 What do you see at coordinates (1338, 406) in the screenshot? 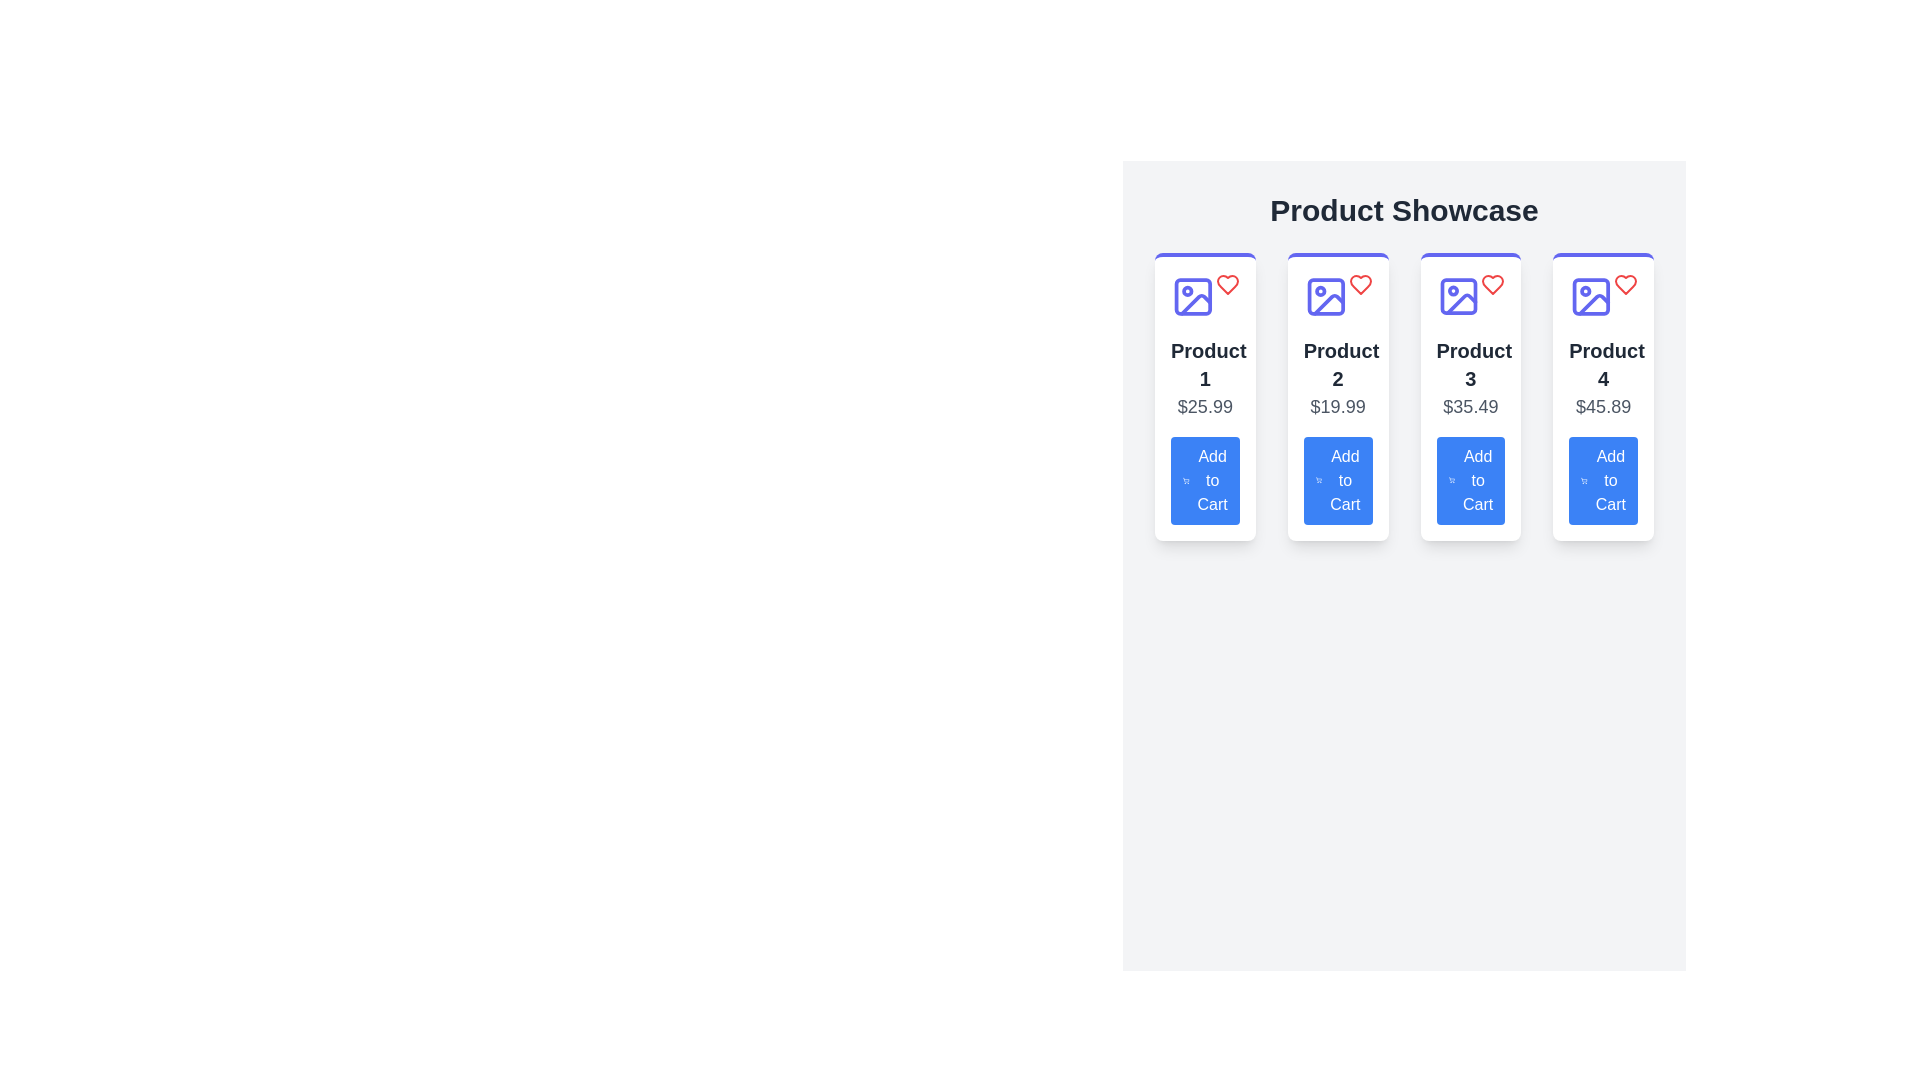
I see `the text label displaying '$19.99', which is positioned centrally beneath the title 'Product 2' and above the 'Add to Cart' button in the second product card` at bounding box center [1338, 406].